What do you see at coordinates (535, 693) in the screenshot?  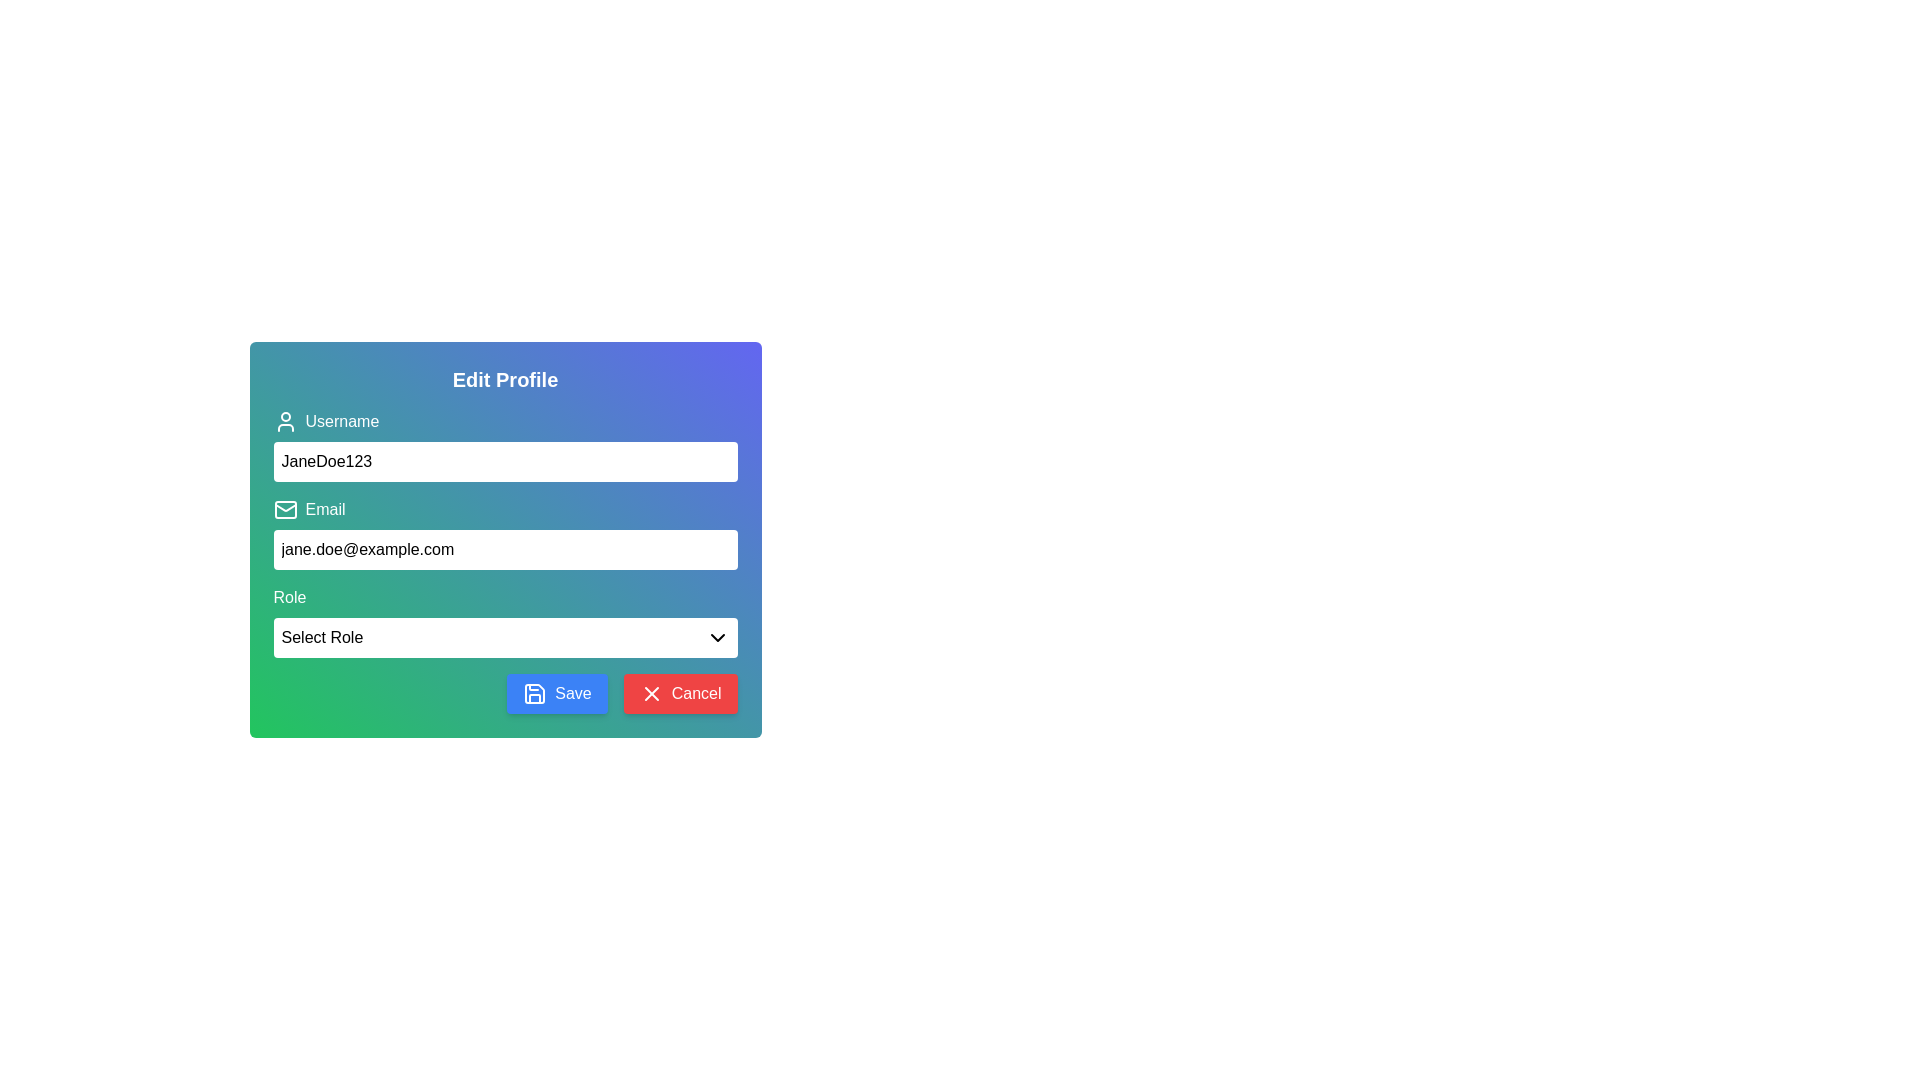 I see `the SVG icon representing the save command located within the blue 'Save' button at the bottom left of the profile editing form to potentially reveal visual feedback` at bounding box center [535, 693].